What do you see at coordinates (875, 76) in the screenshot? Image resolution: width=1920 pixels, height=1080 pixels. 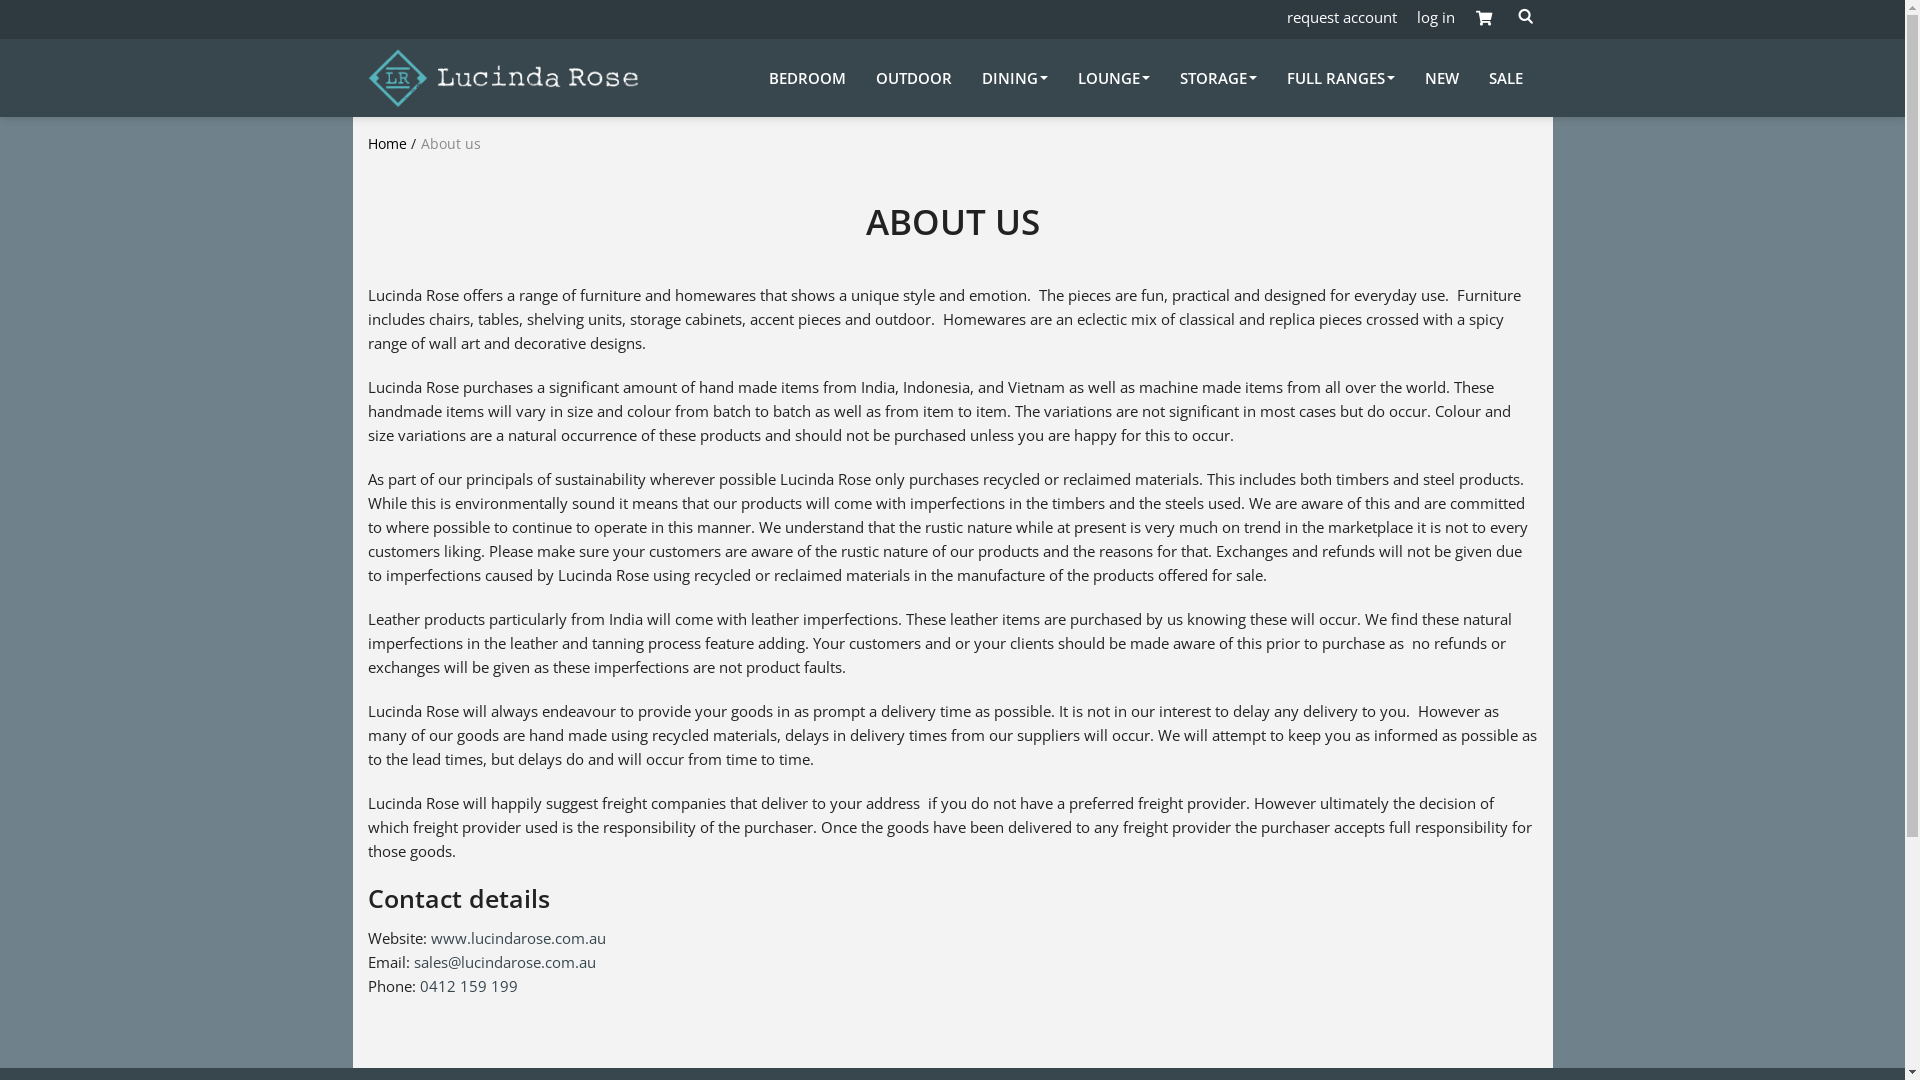 I see `'OUTDOOR'` at bounding box center [875, 76].